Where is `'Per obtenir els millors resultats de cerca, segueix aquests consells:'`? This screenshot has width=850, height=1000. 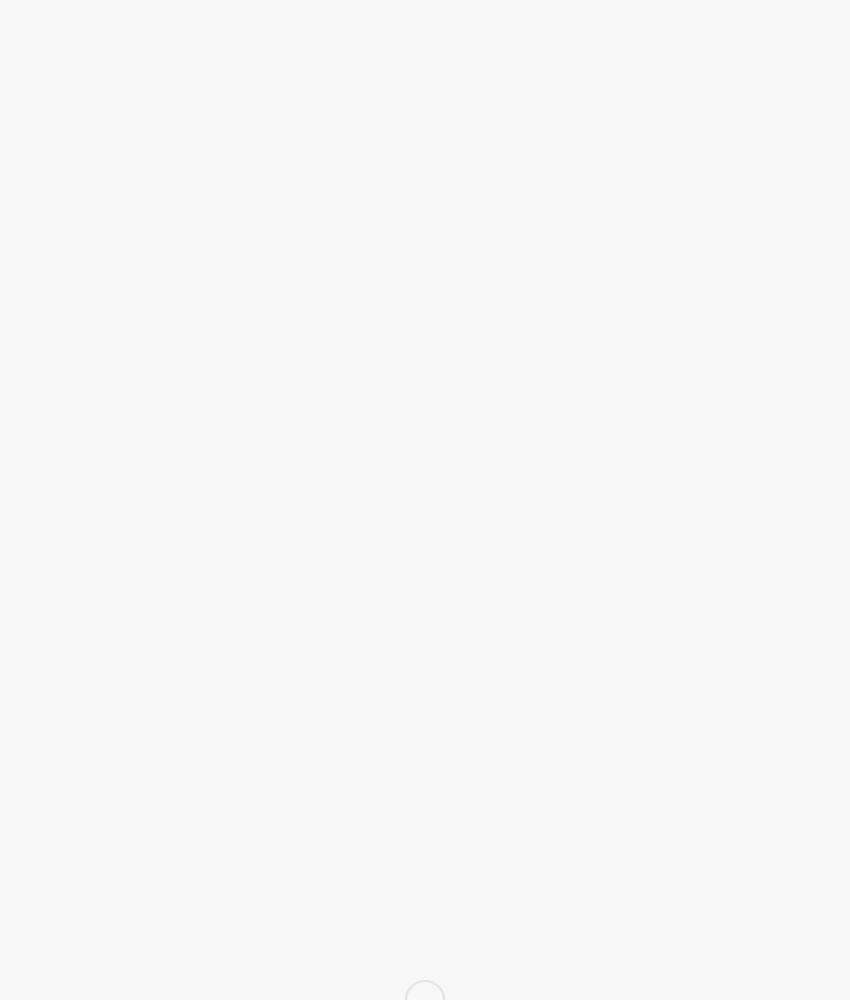 'Per obtenir els millors resultats de cerca, segueix aquests consells:' is located at coordinates (295, 368).